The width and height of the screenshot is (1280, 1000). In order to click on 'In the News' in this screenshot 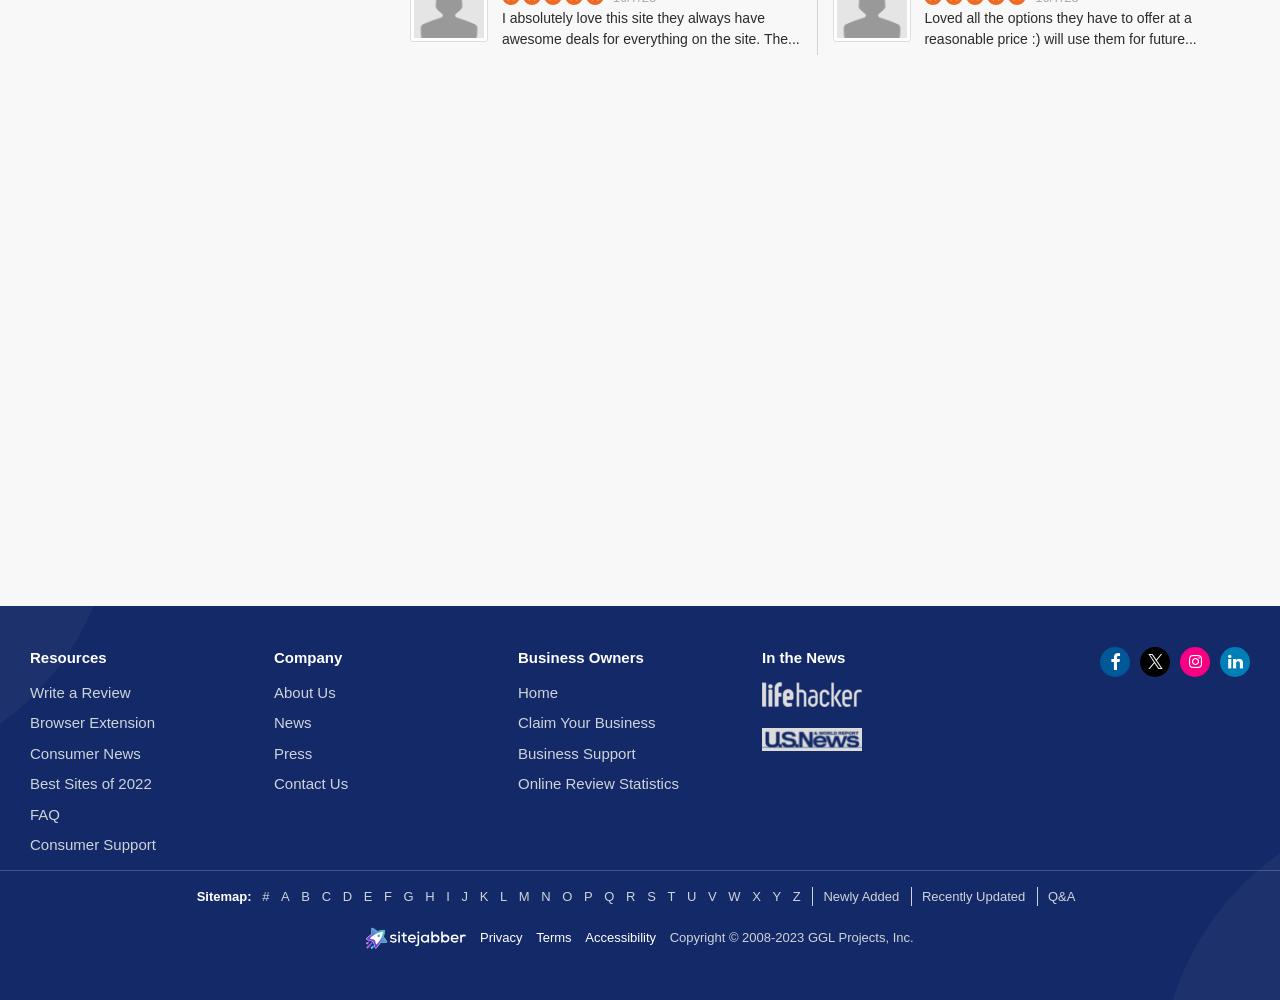, I will do `click(803, 657)`.